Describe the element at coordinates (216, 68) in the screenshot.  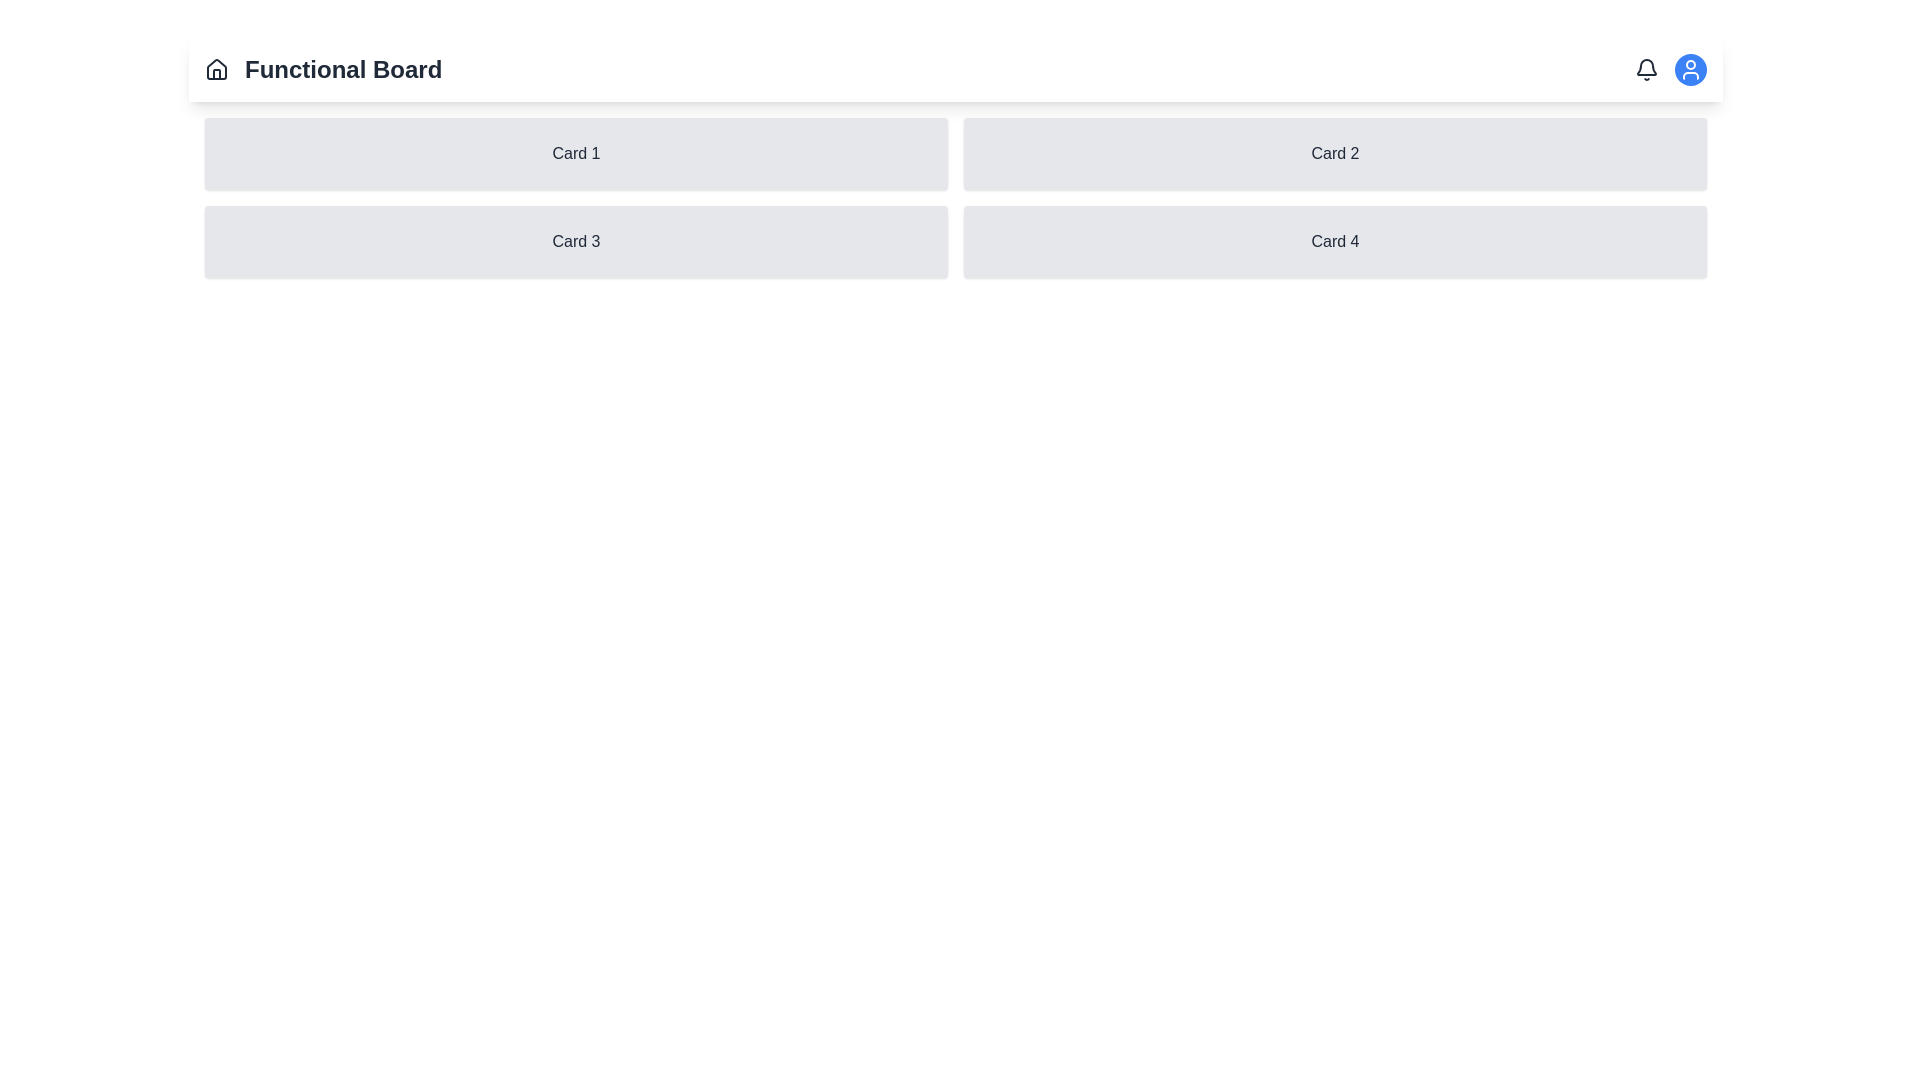
I see `the house icon located to the left of the 'Functional Board' text in the header section` at that location.